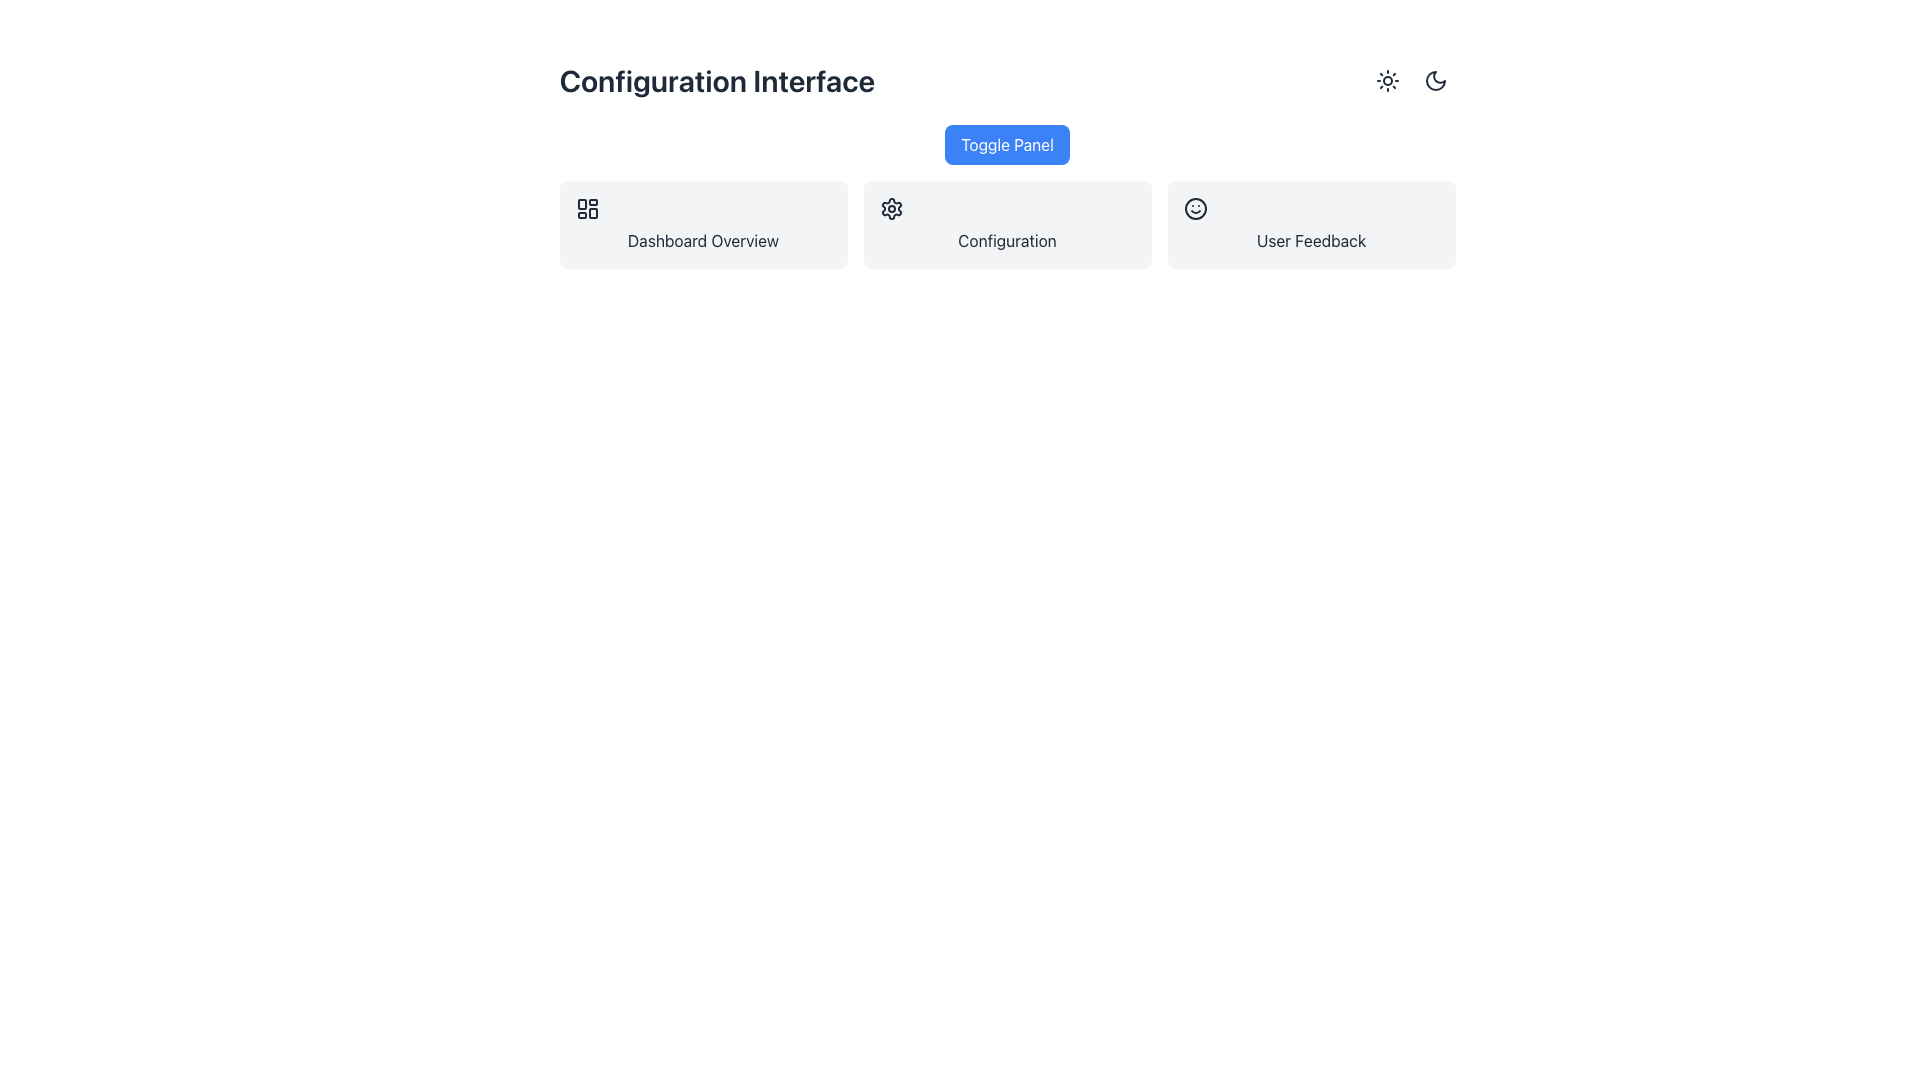  I want to click on the cog-shaped icon representing settings, located in the middle section of the layout within the 'Configuration' card, so click(890, 208).